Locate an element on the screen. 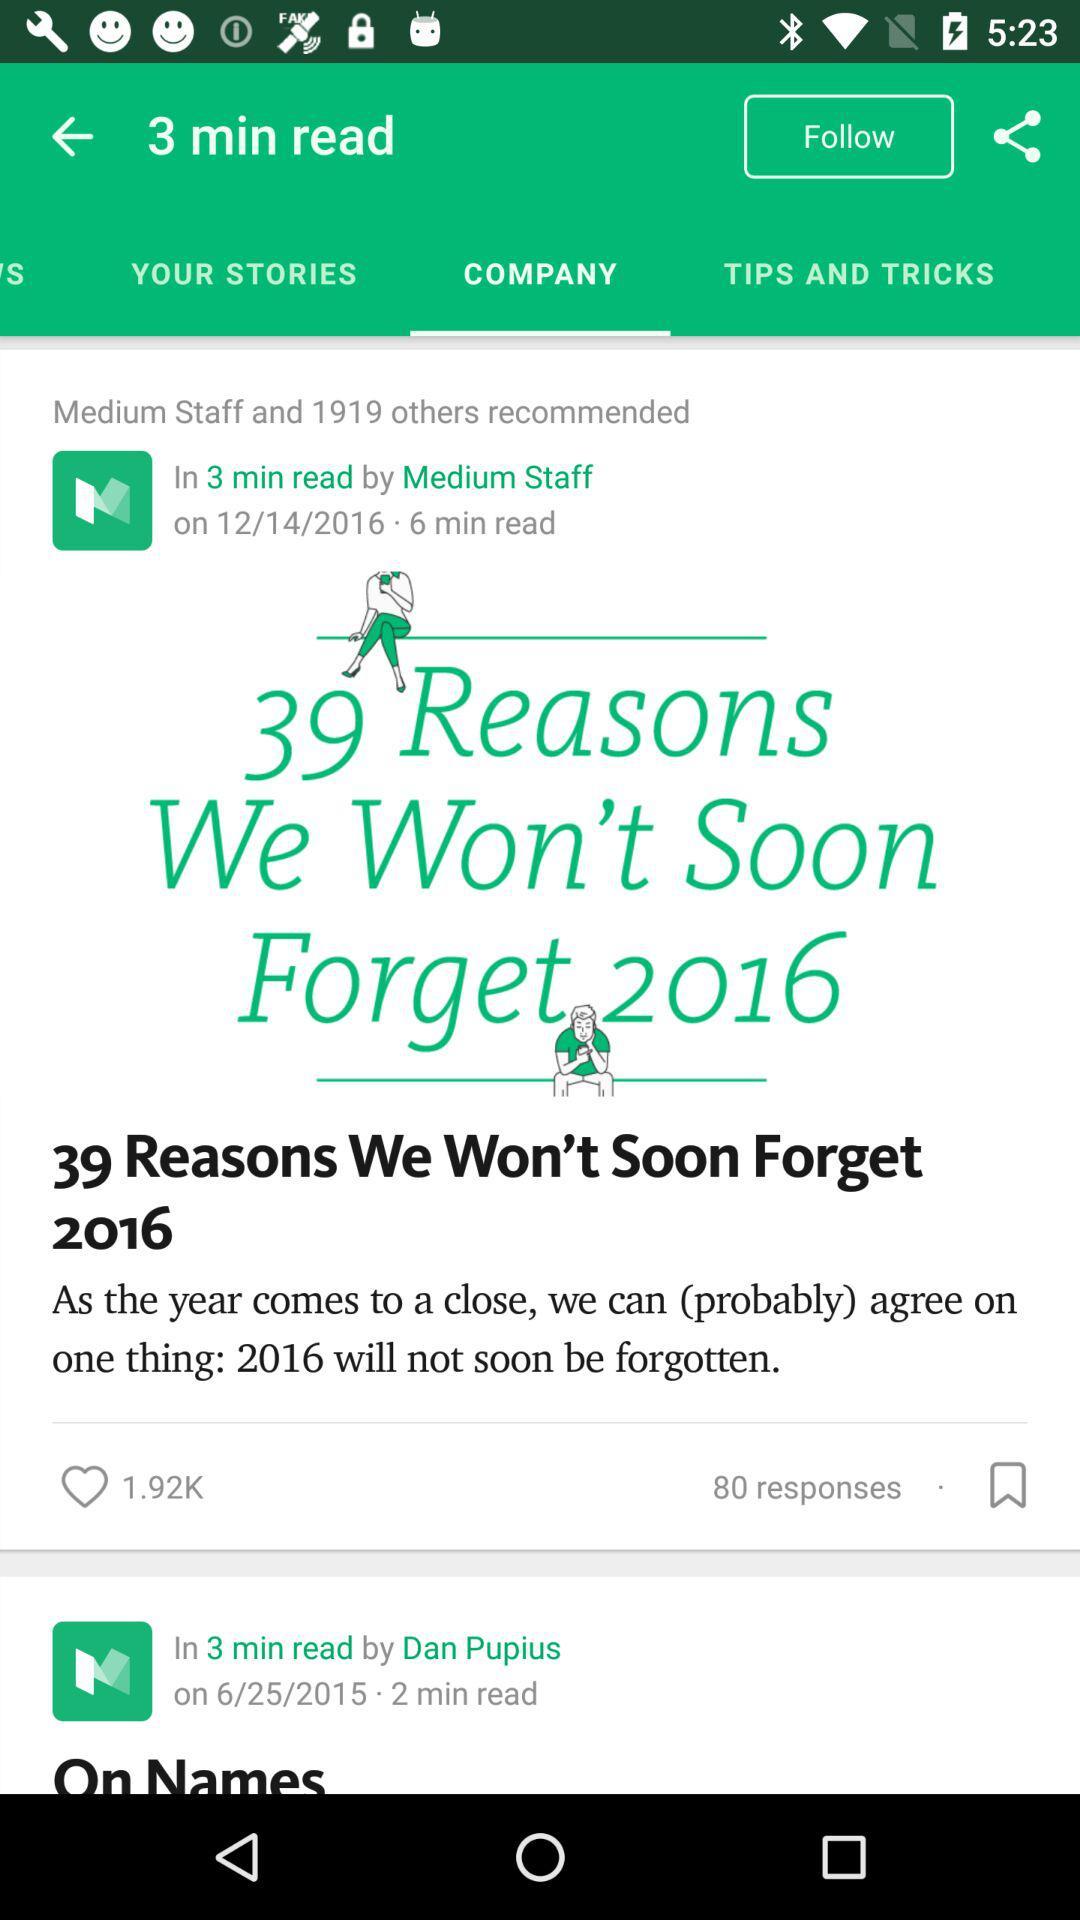 The width and height of the screenshot is (1080, 1920). the text left to share icon at right top of the page is located at coordinates (848, 136).